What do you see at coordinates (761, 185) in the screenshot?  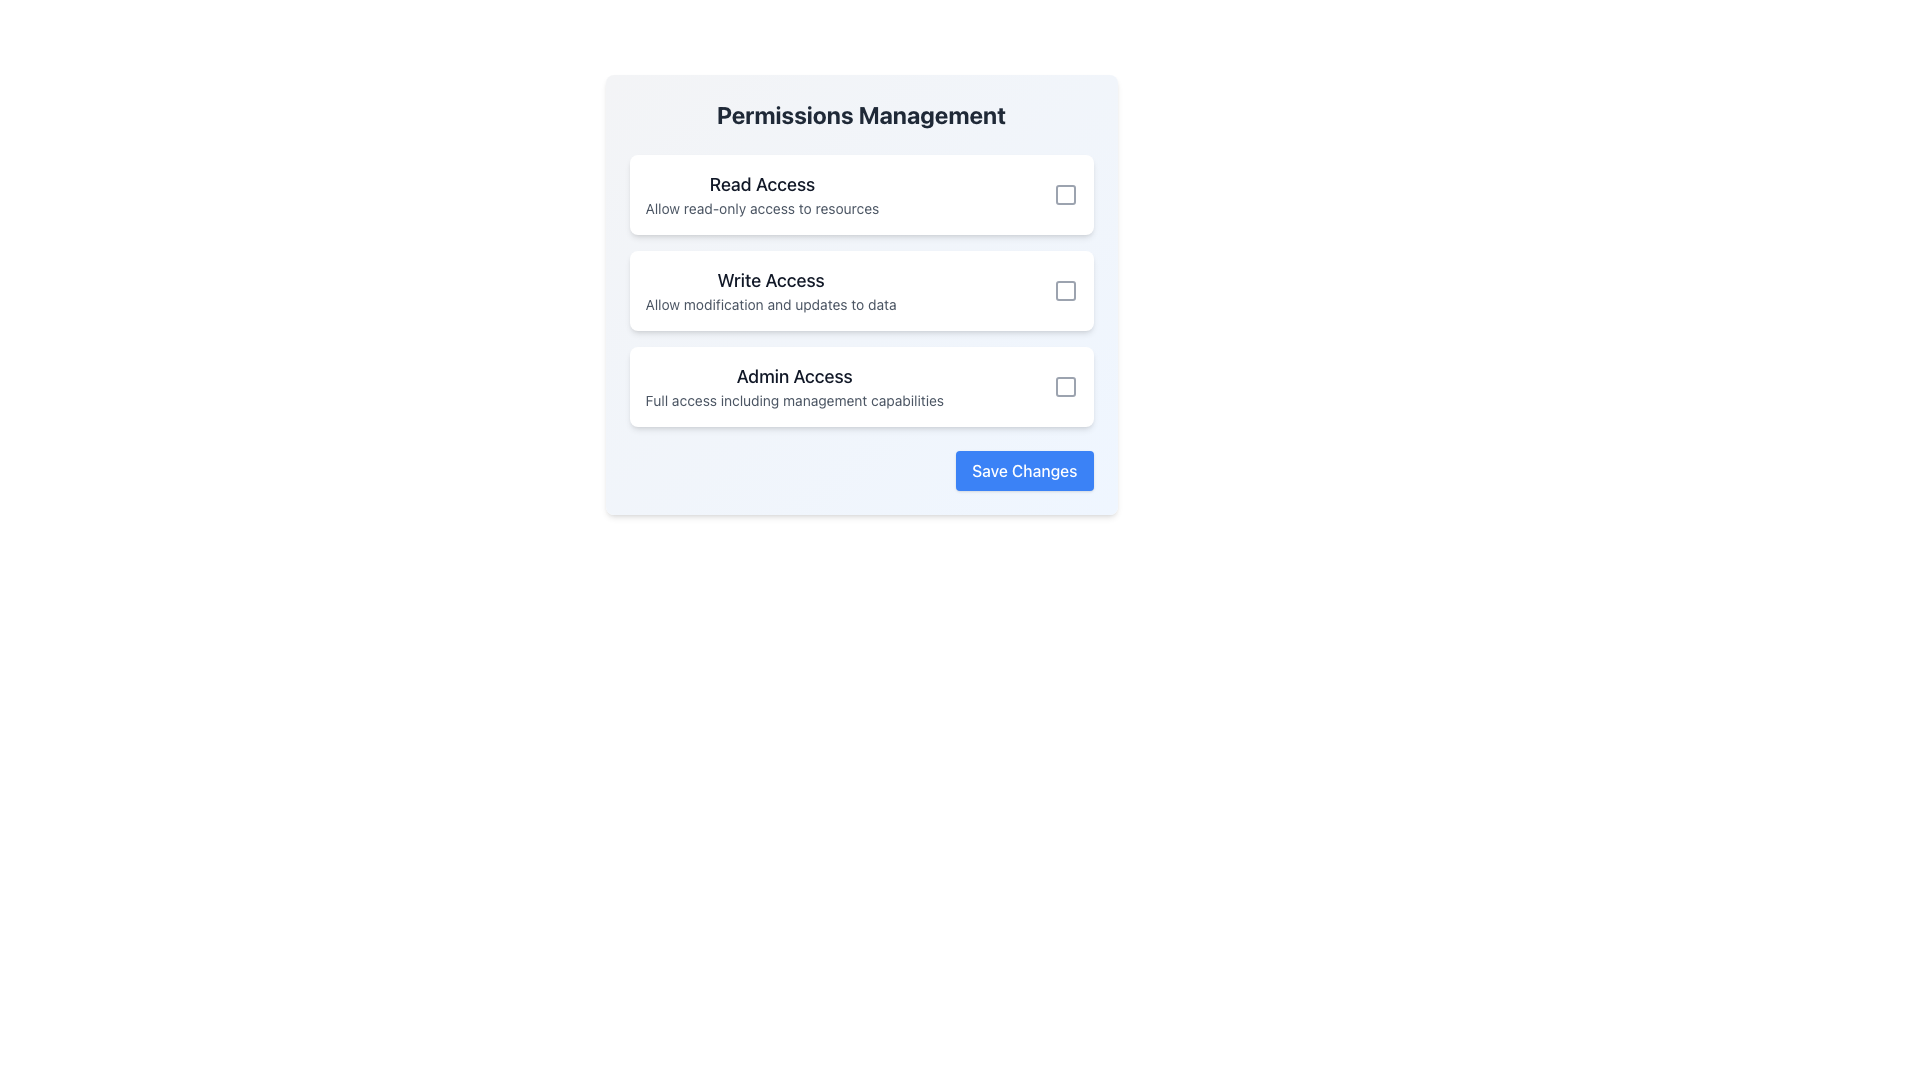 I see `the 'Read Access' text label, which is styled with a larger font size and bold weight, located at the top left corner of the Permissions Management section` at bounding box center [761, 185].